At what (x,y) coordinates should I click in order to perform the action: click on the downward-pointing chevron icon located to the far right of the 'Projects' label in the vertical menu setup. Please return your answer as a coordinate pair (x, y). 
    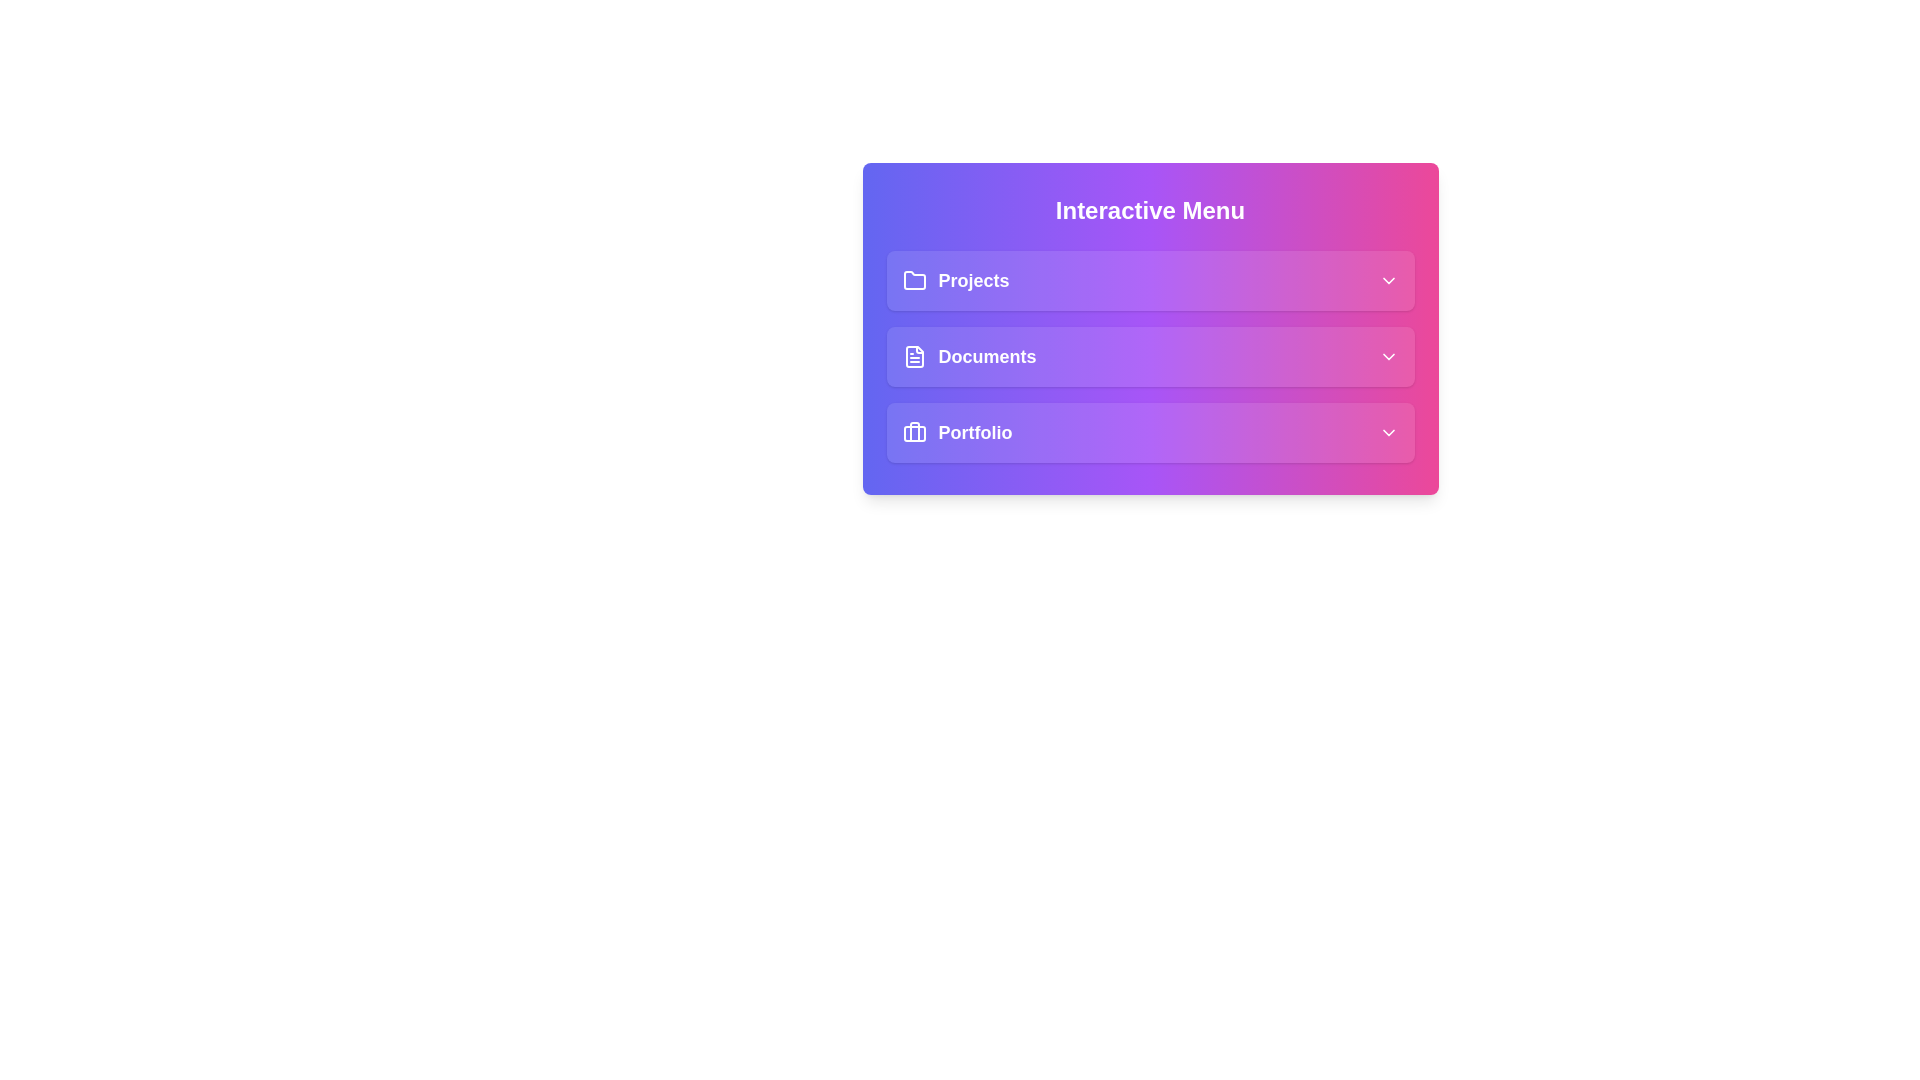
    Looking at the image, I should click on (1387, 281).